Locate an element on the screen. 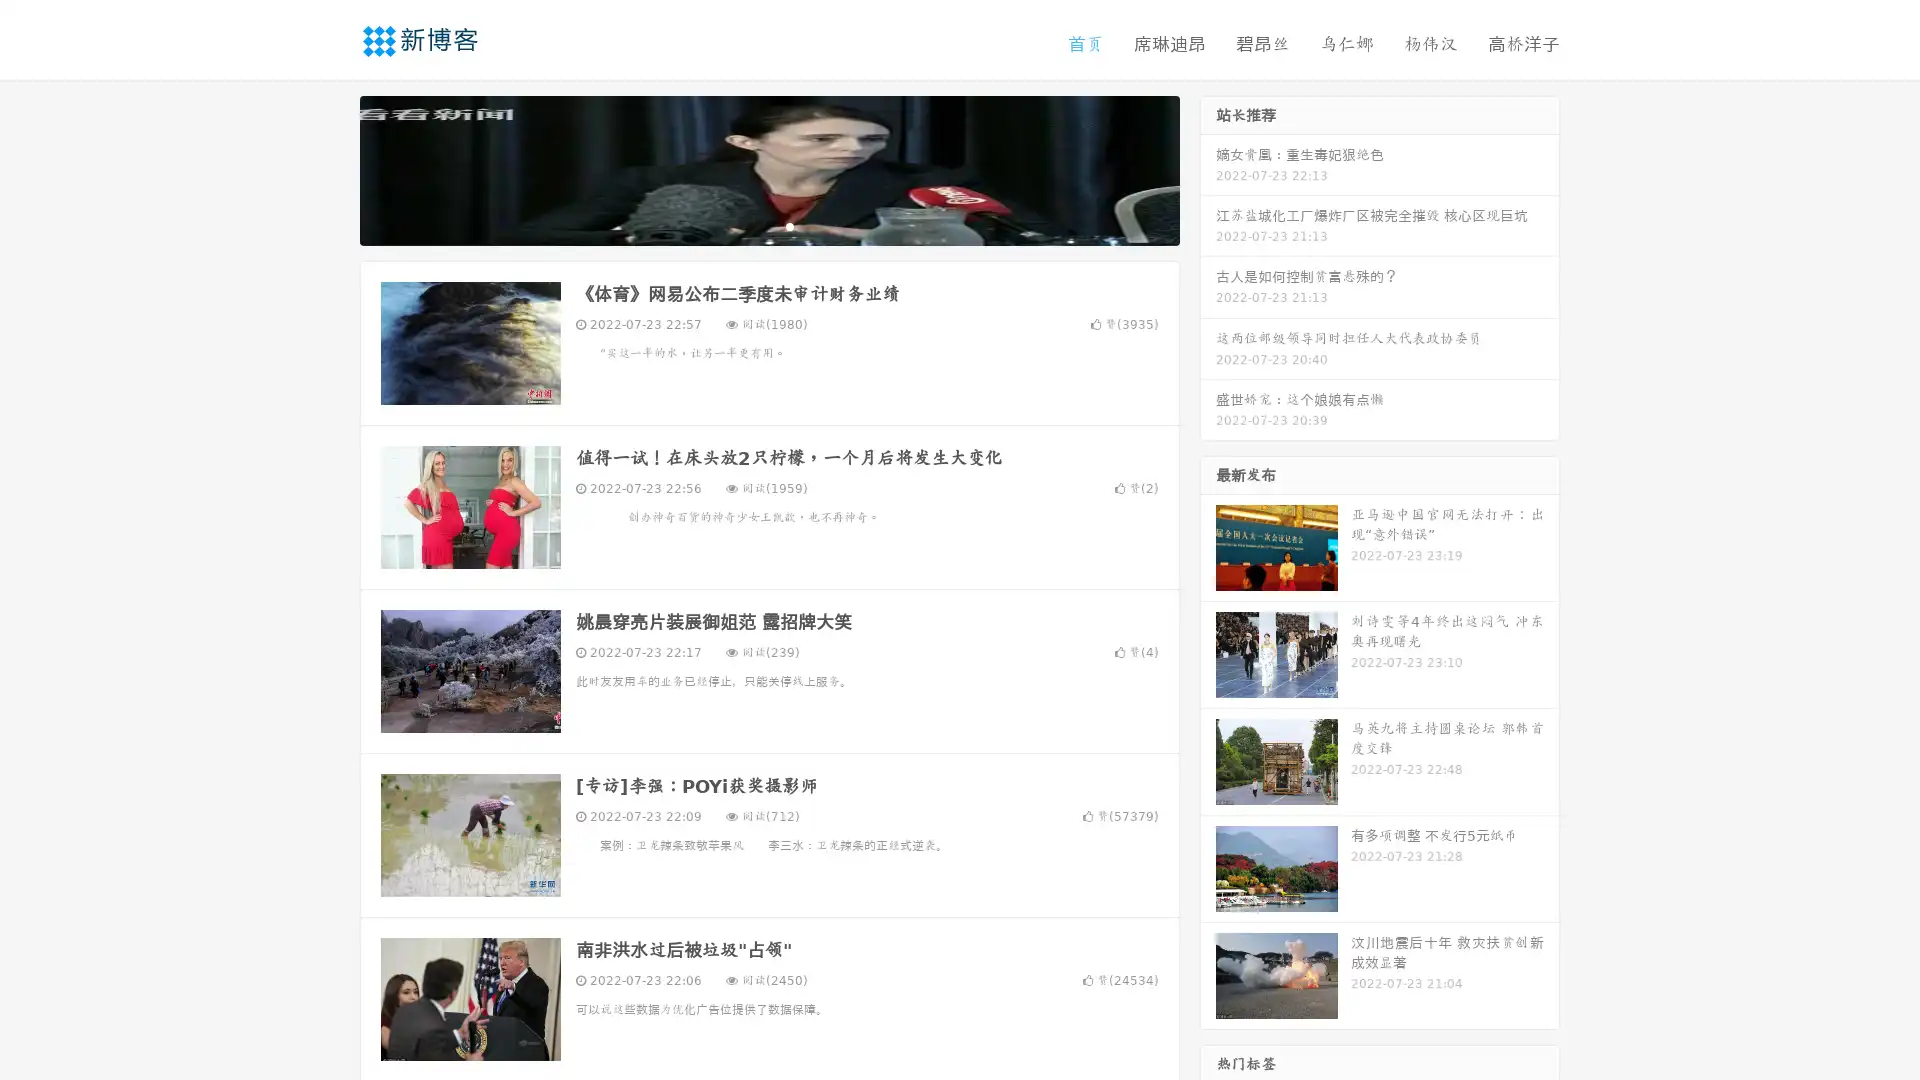  Next slide is located at coordinates (1208, 168).